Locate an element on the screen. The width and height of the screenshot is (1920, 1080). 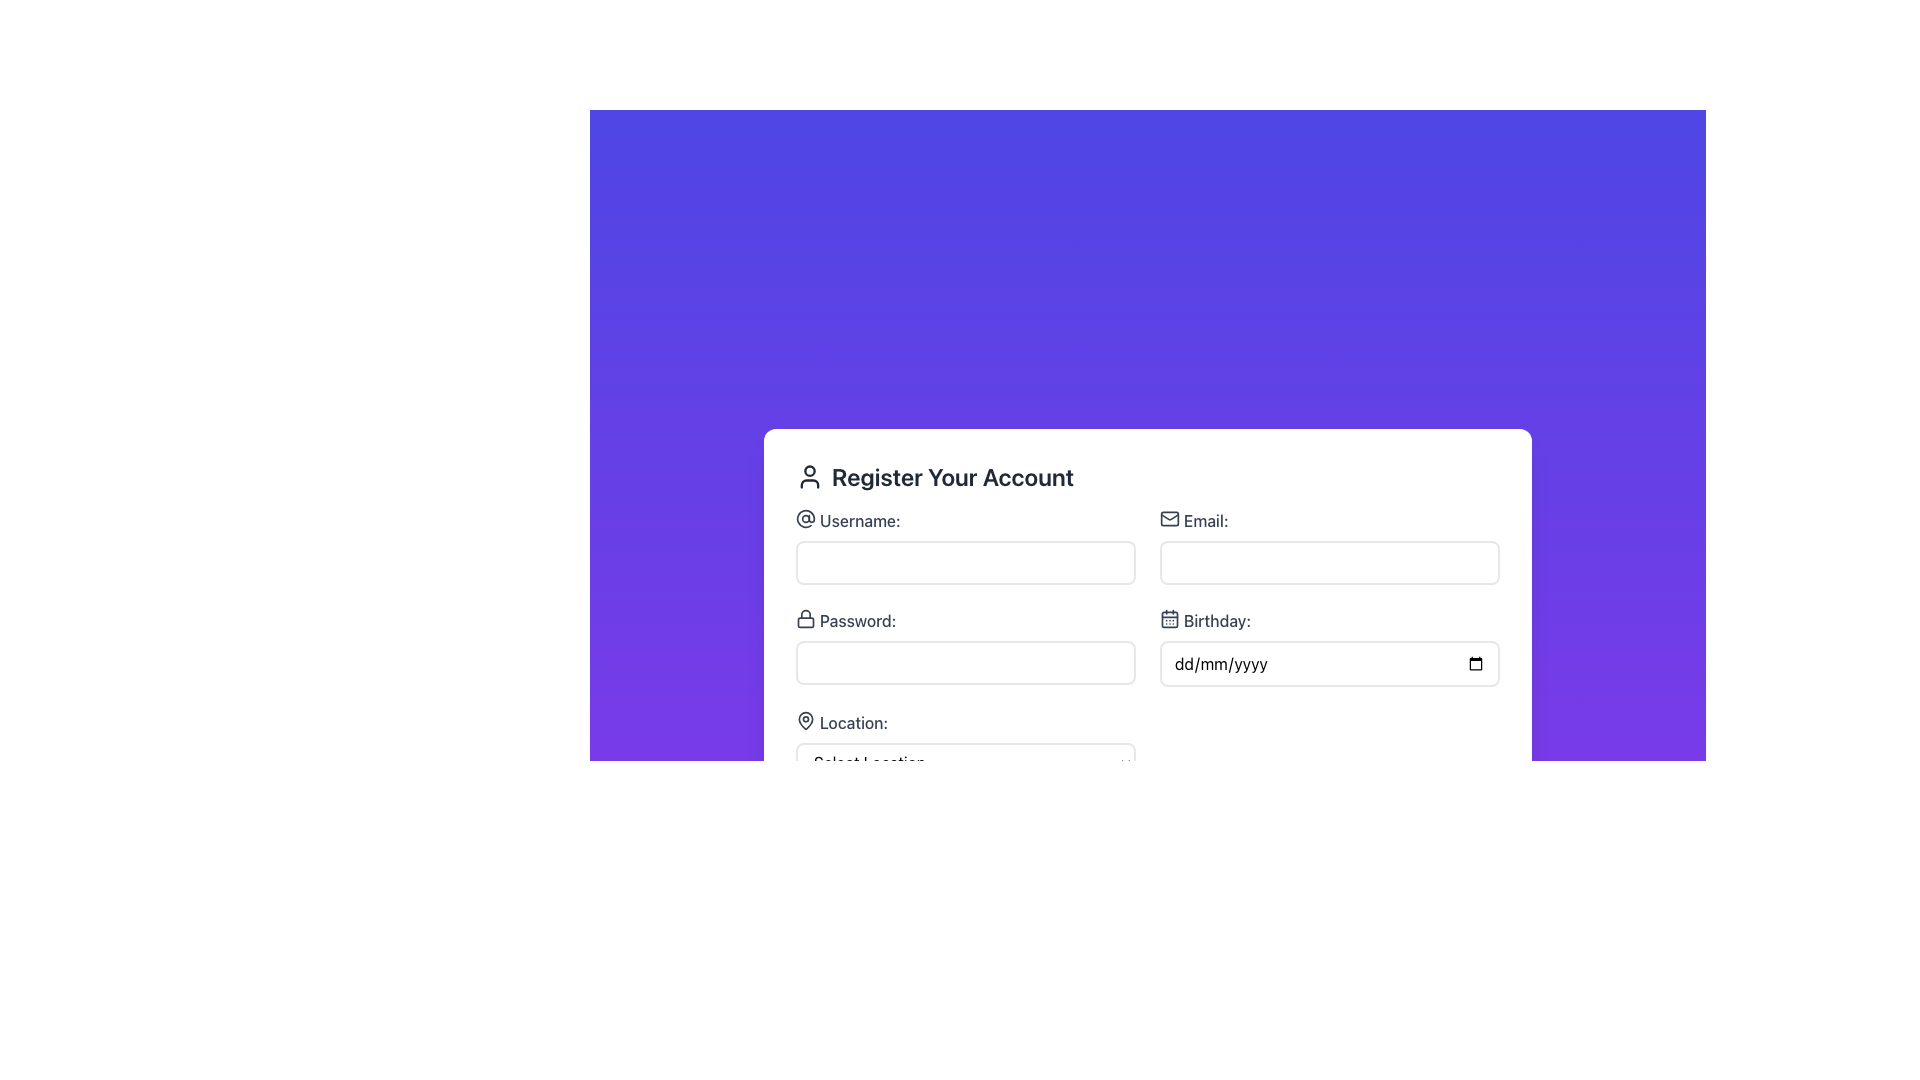
the decorative lock body element of the SVG icon, which is part of the registration form indicating security or privacy, located to the left of the 'Password:' label is located at coordinates (806, 620).